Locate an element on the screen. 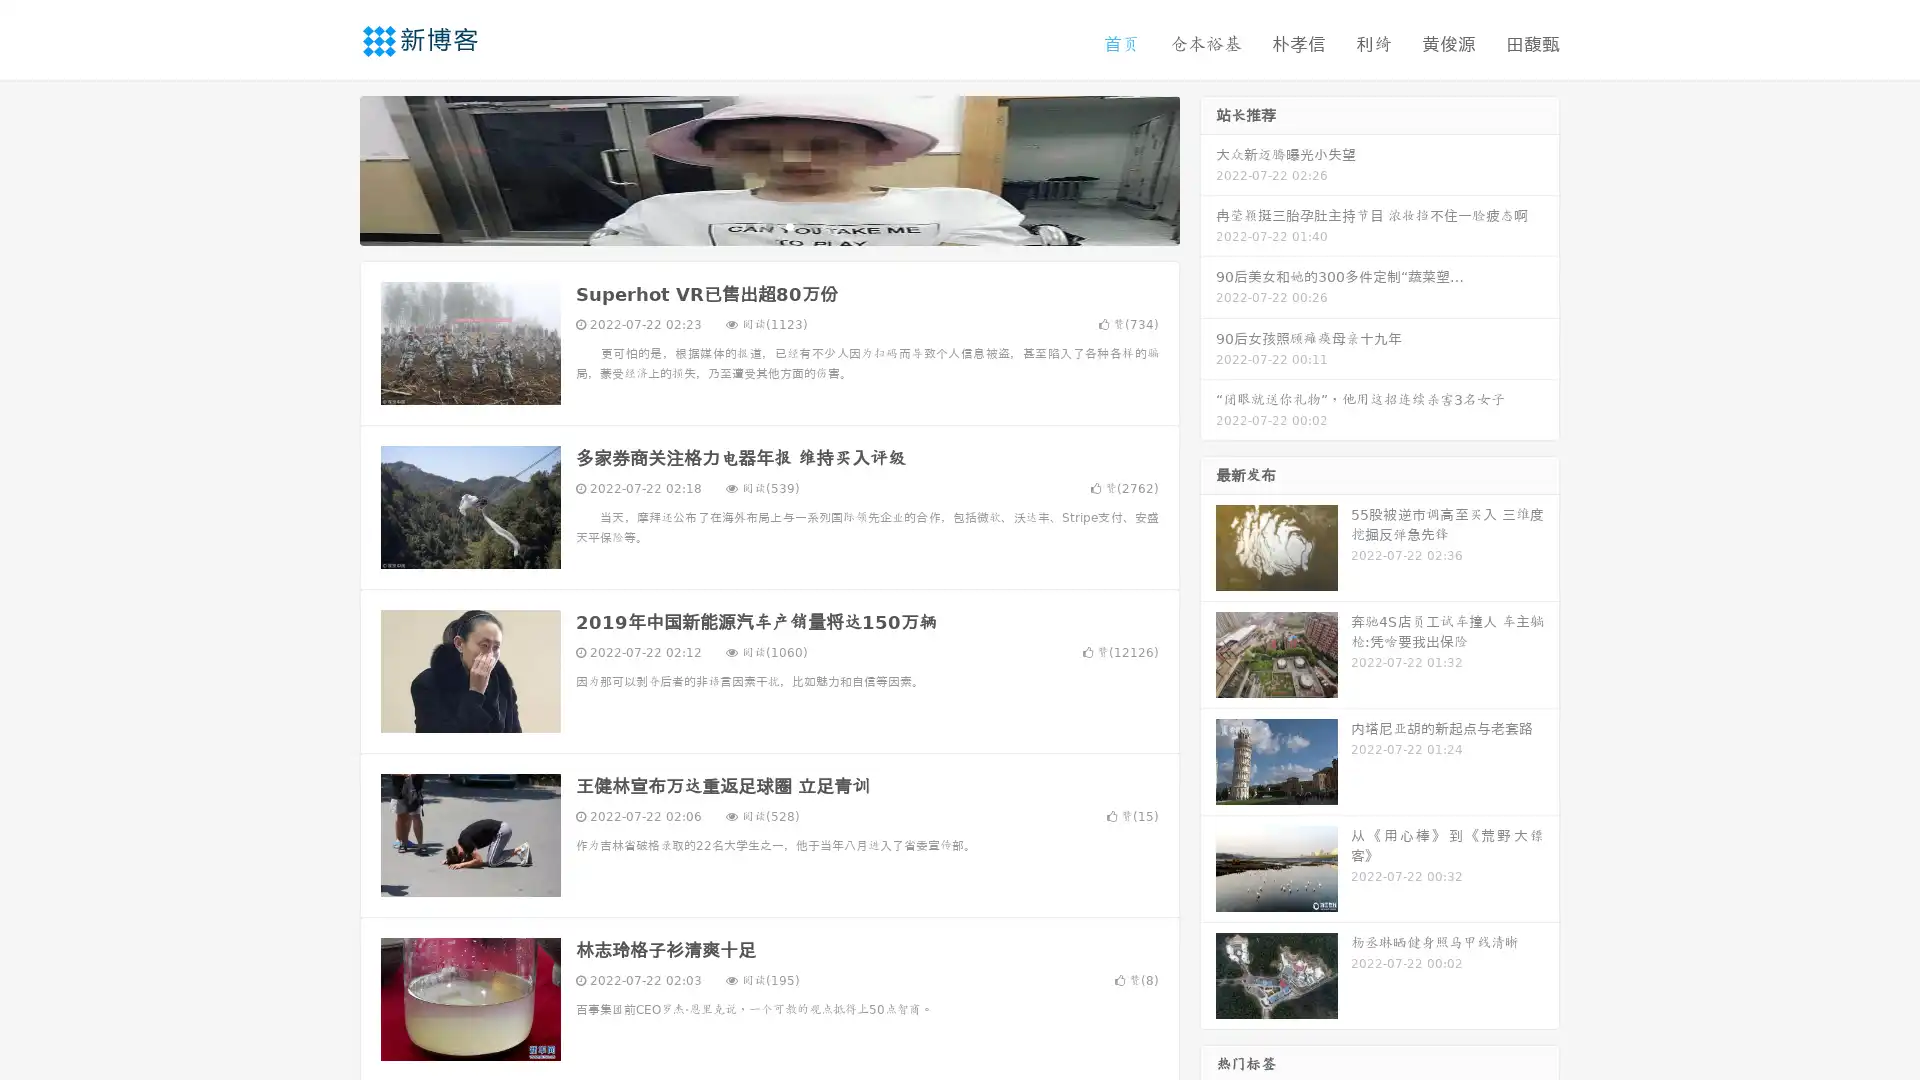 Image resolution: width=1920 pixels, height=1080 pixels. Go to slide 2 is located at coordinates (768, 225).